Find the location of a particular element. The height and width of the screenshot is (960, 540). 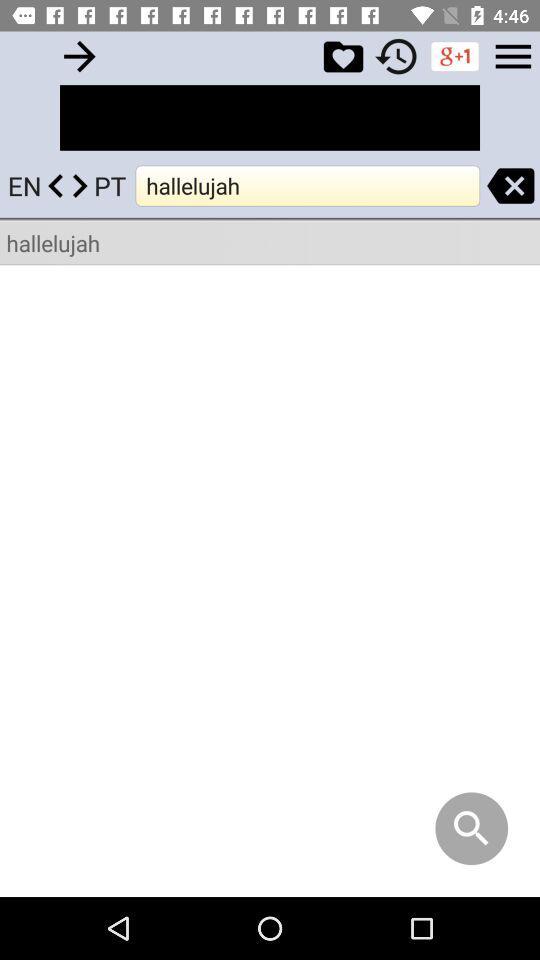

the close icon is located at coordinates (510, 185).